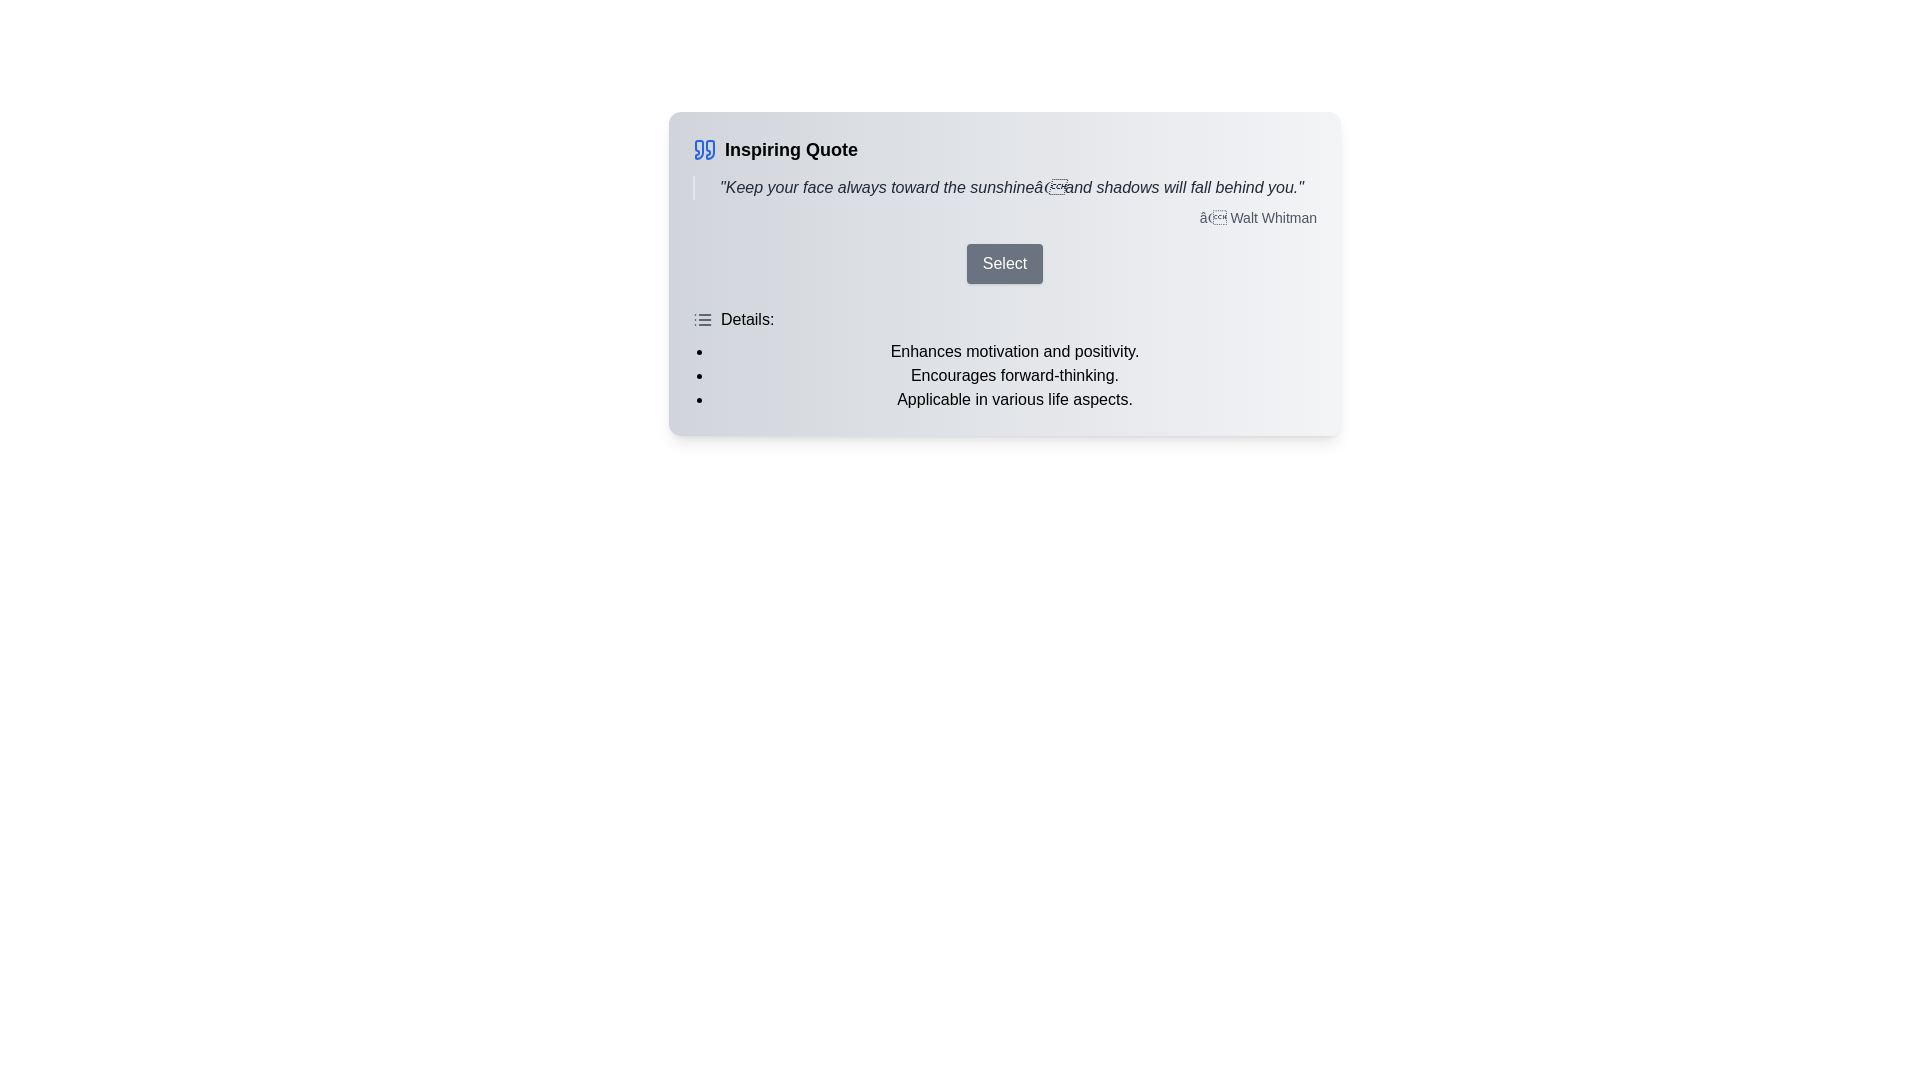  Describe the element at coordinates (1004, 273) in the screenshot. I see `the 'Select' button, which is a rectangular button with white text on a gray background, centrally aligned and featuring rounded corners` at that location.